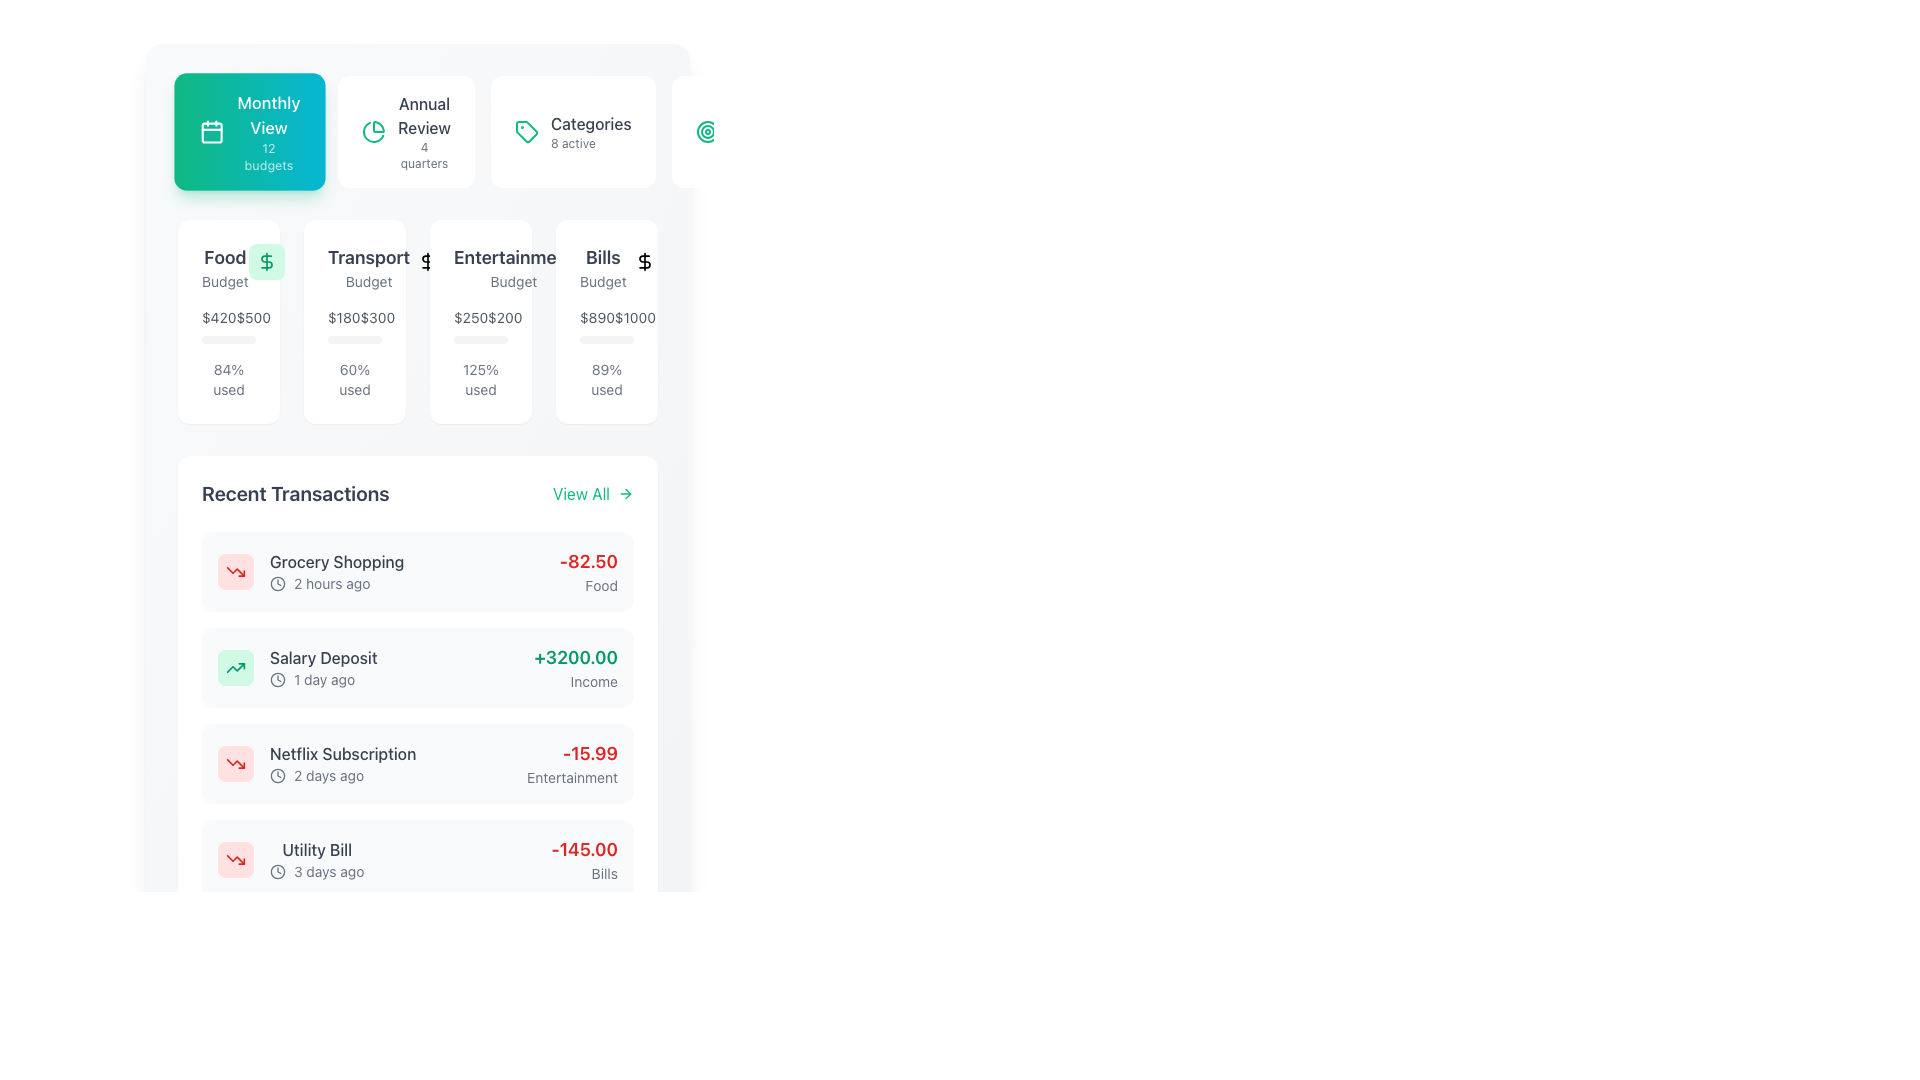  What do you see at coordinates (416, 667) in the screenshot?
I see `the second item in the 'Recent Transactions' list that displays transaction details such as type, time, and amount` at bounding box center [416, 667].